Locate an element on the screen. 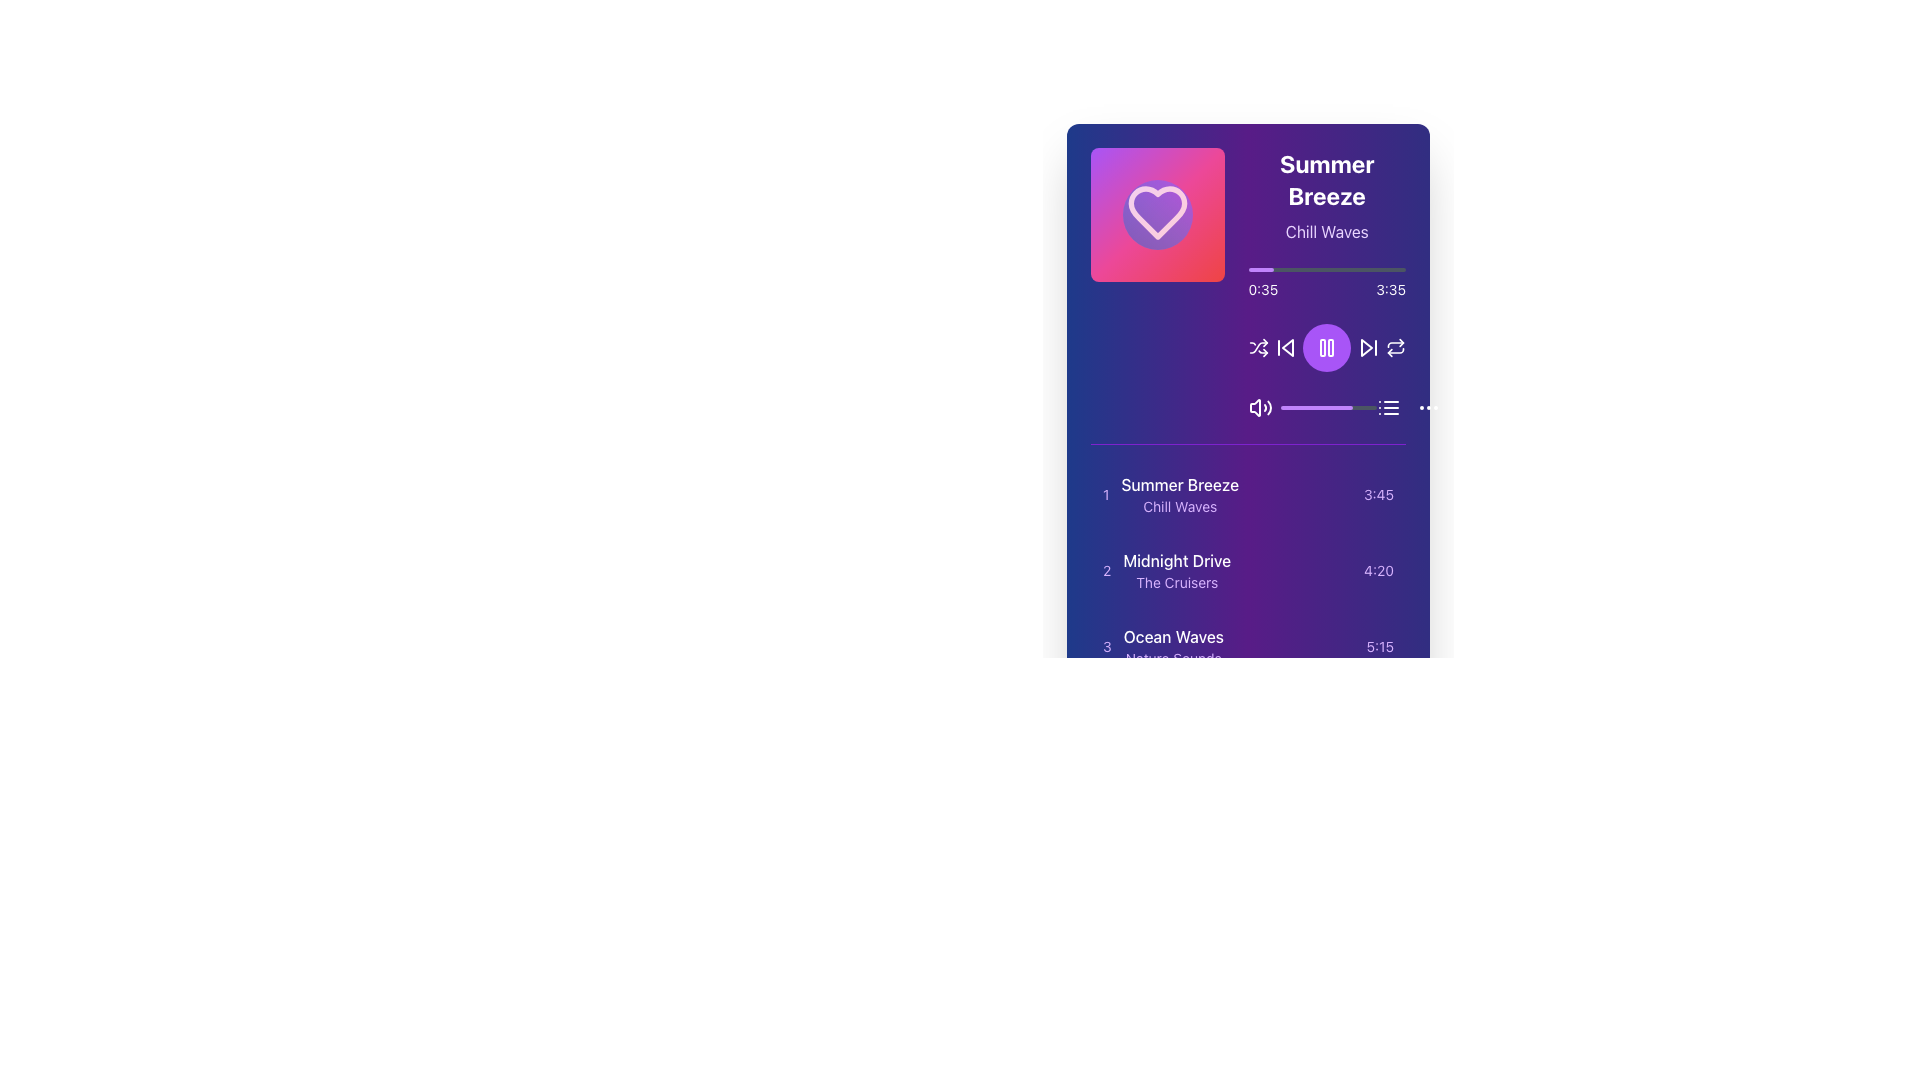 The width and height of the screenshot is (1920, 1080). the text label displaying the duration of the track titled 'Ocean Waves', located in the third row of the audio track list, on the far right side is located at coordinates (1379, 647).